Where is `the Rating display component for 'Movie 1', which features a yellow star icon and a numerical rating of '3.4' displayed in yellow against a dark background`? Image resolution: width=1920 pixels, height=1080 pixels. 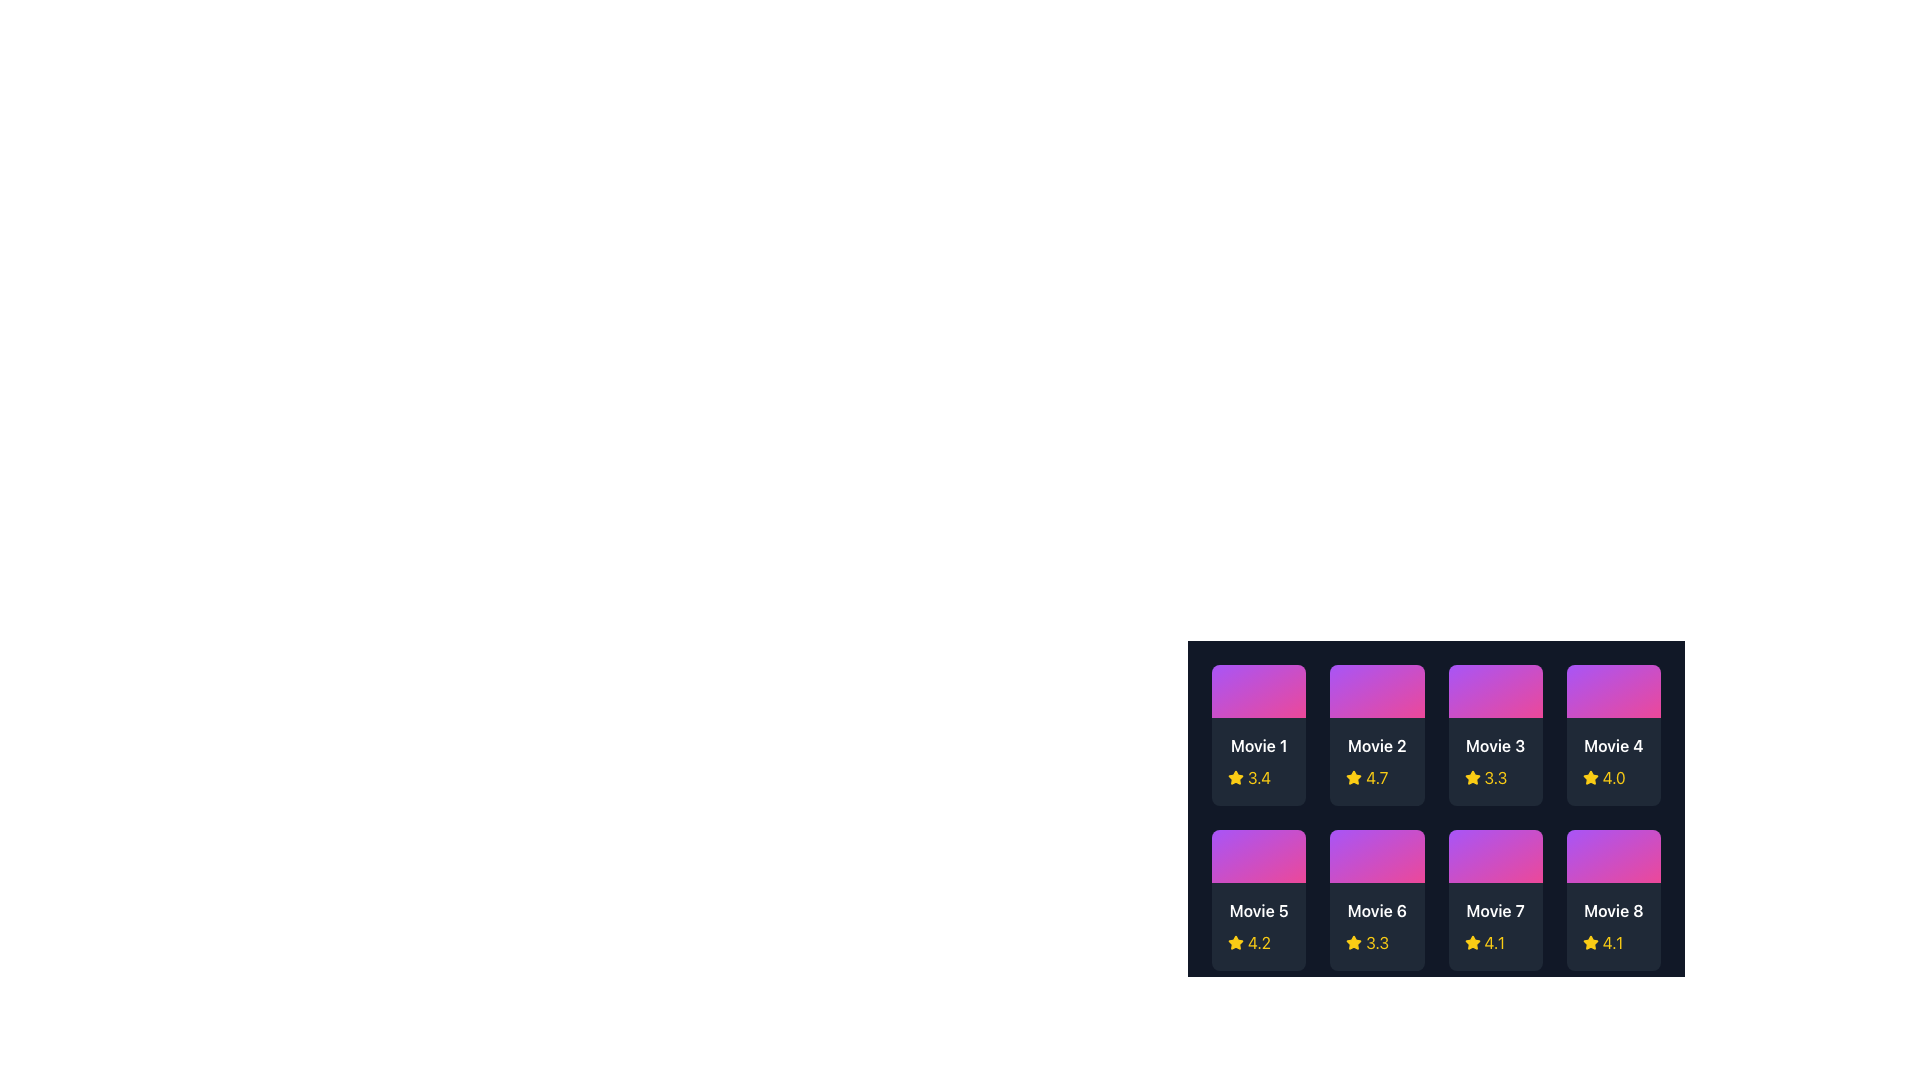
the Rating display component for 'Movie 1', which features a yellow star icon and a numerical rating of '3.4' displayed in yellow against a dark background is located at coordinates (1258, 777).